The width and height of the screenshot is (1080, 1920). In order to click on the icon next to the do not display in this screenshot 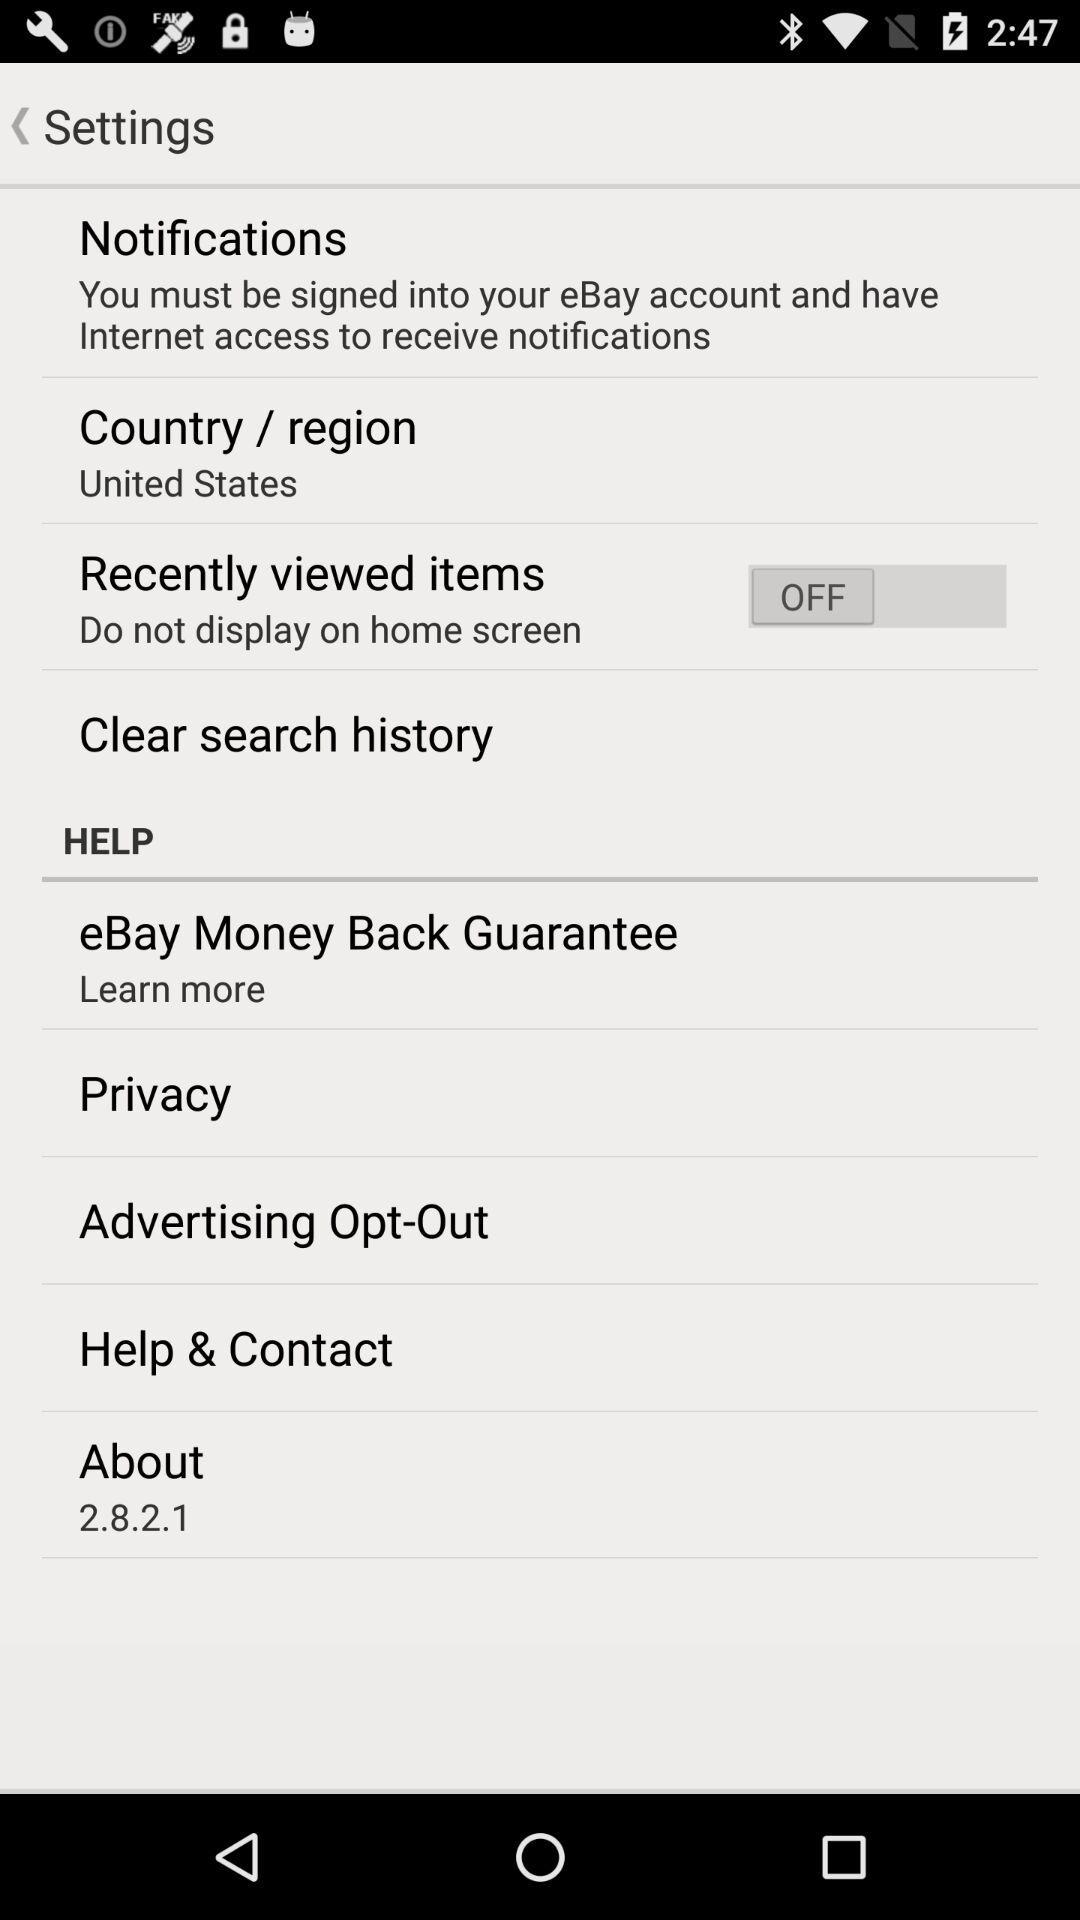, I will do `click(876, 595)`.